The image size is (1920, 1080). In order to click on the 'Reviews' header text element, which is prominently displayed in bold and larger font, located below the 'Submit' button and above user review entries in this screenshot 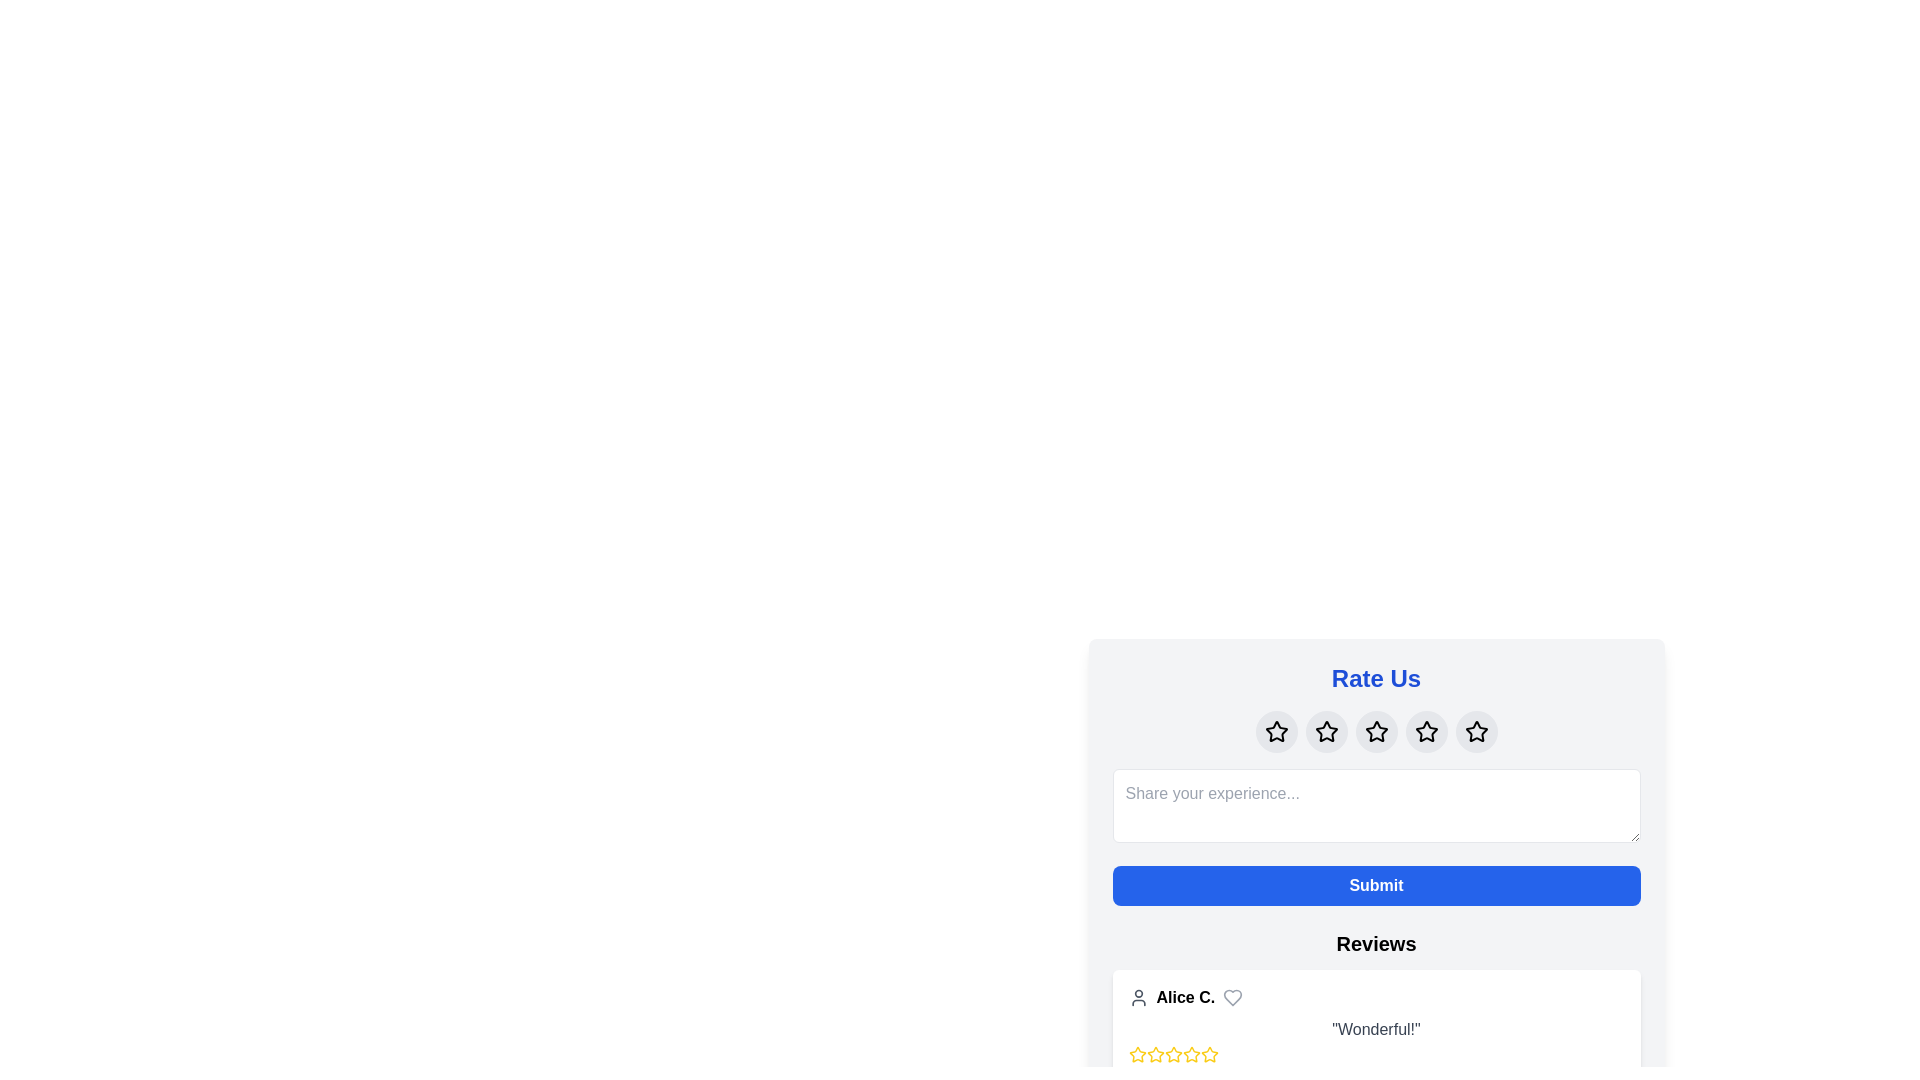, I will do `click(1375, 944)`.